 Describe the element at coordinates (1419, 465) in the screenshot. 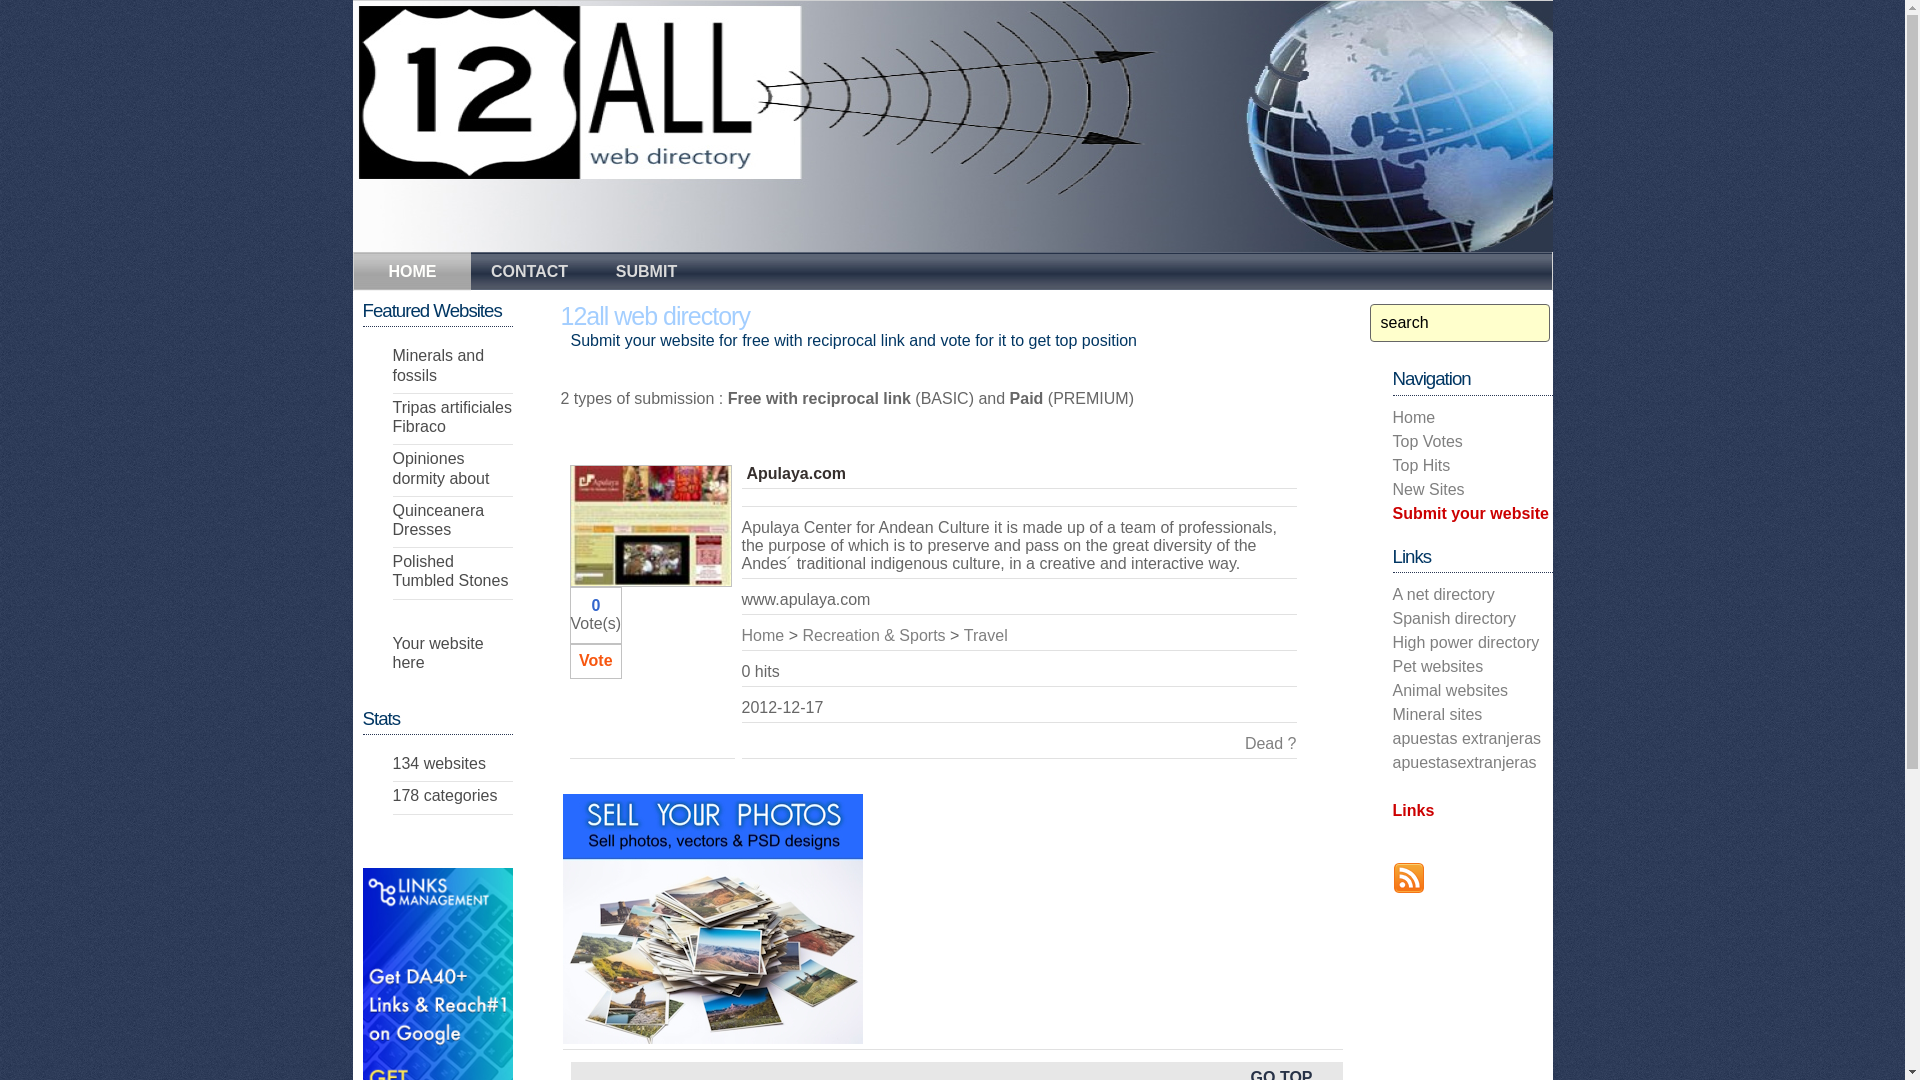

I see `'Top Hits'` at that location.